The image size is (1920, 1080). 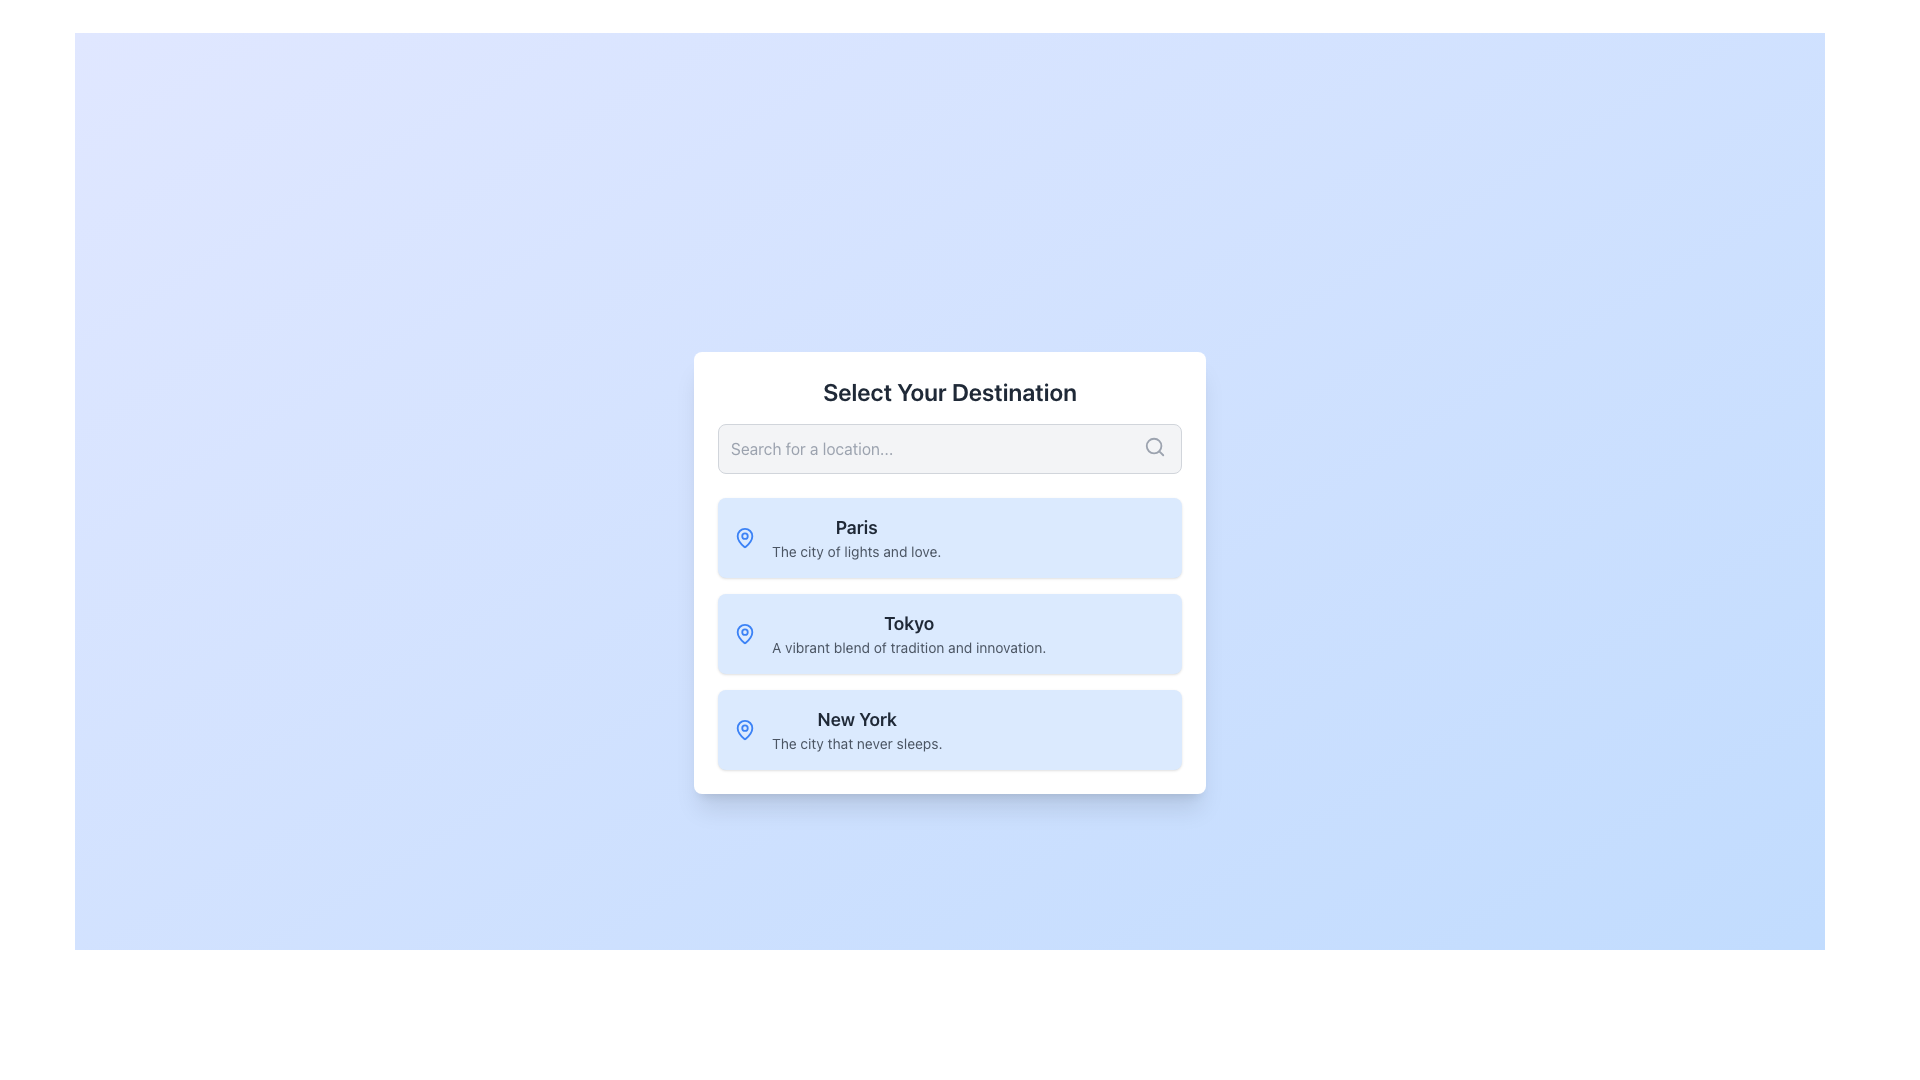 What do you see at coordinates (1155, 446) in the screenshot?
I see `the search icon located in the upper right corner of the search bar input field to initiate a search` at bounding box center [1155, 446].